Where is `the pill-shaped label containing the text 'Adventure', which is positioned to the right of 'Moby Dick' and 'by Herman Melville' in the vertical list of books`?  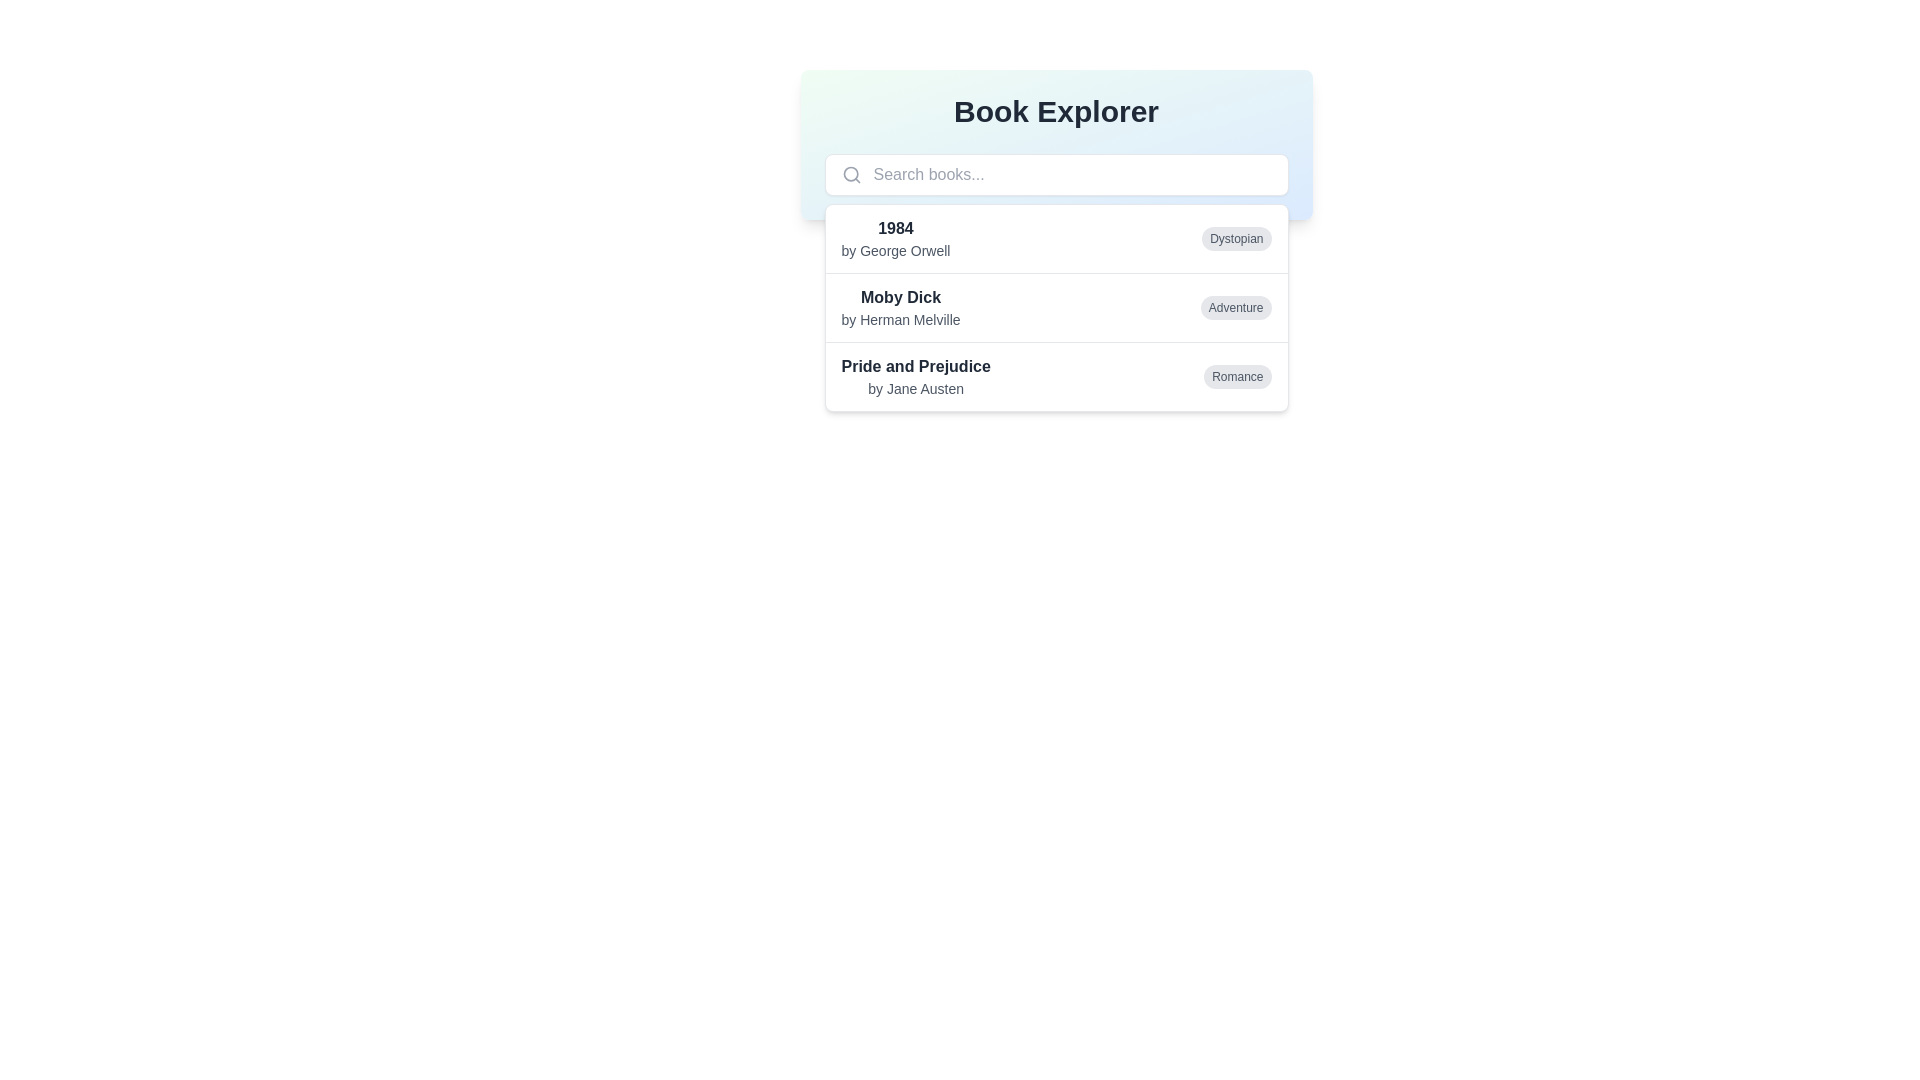 the pill-shaped label containing the text 'Adventure', which is positioned to the right of 'Moby Dick' and 'by Herman Melville' in the vertical list of books is located at coordinates (1235, 308).